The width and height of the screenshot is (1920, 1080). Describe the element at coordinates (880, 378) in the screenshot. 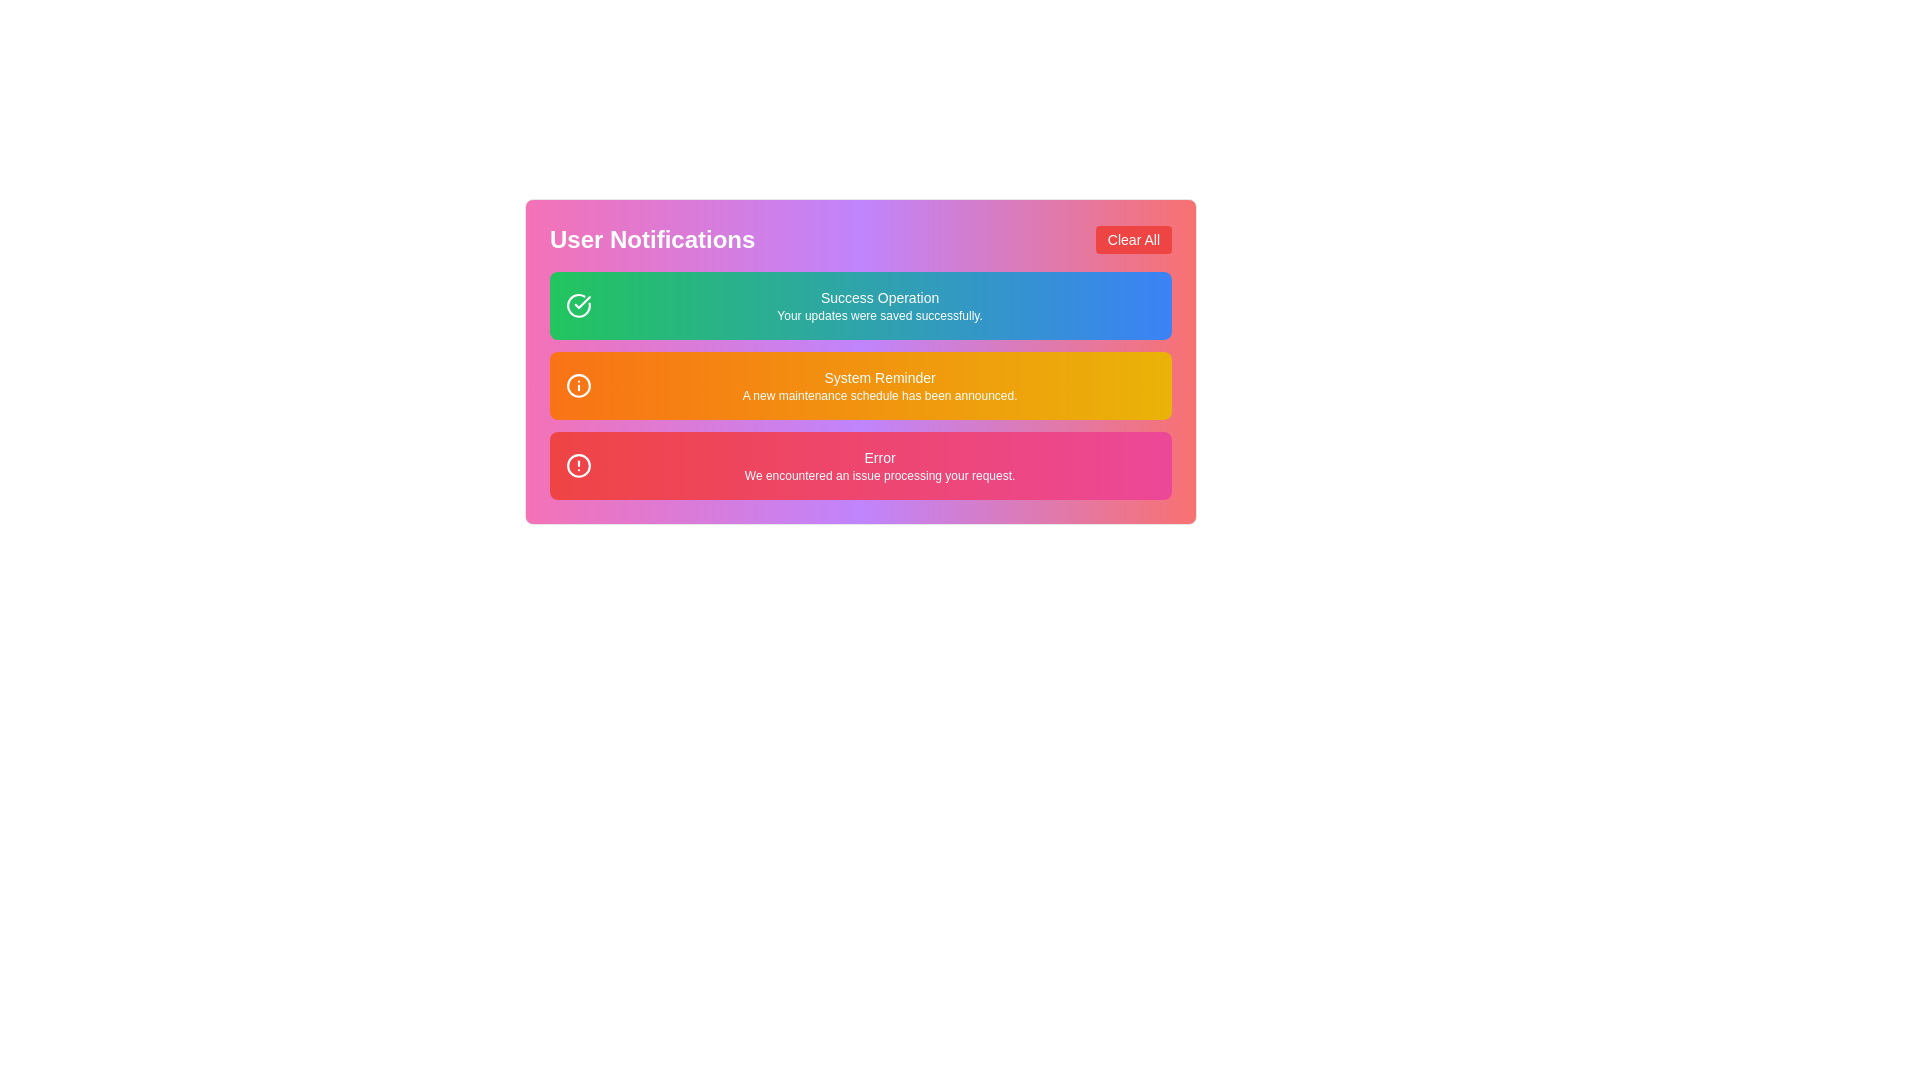

I see `the 'System Reminder' text label, which is displayed in white on an orange and yellow gradient background, located within the second notification entry of user notifications` at that location.